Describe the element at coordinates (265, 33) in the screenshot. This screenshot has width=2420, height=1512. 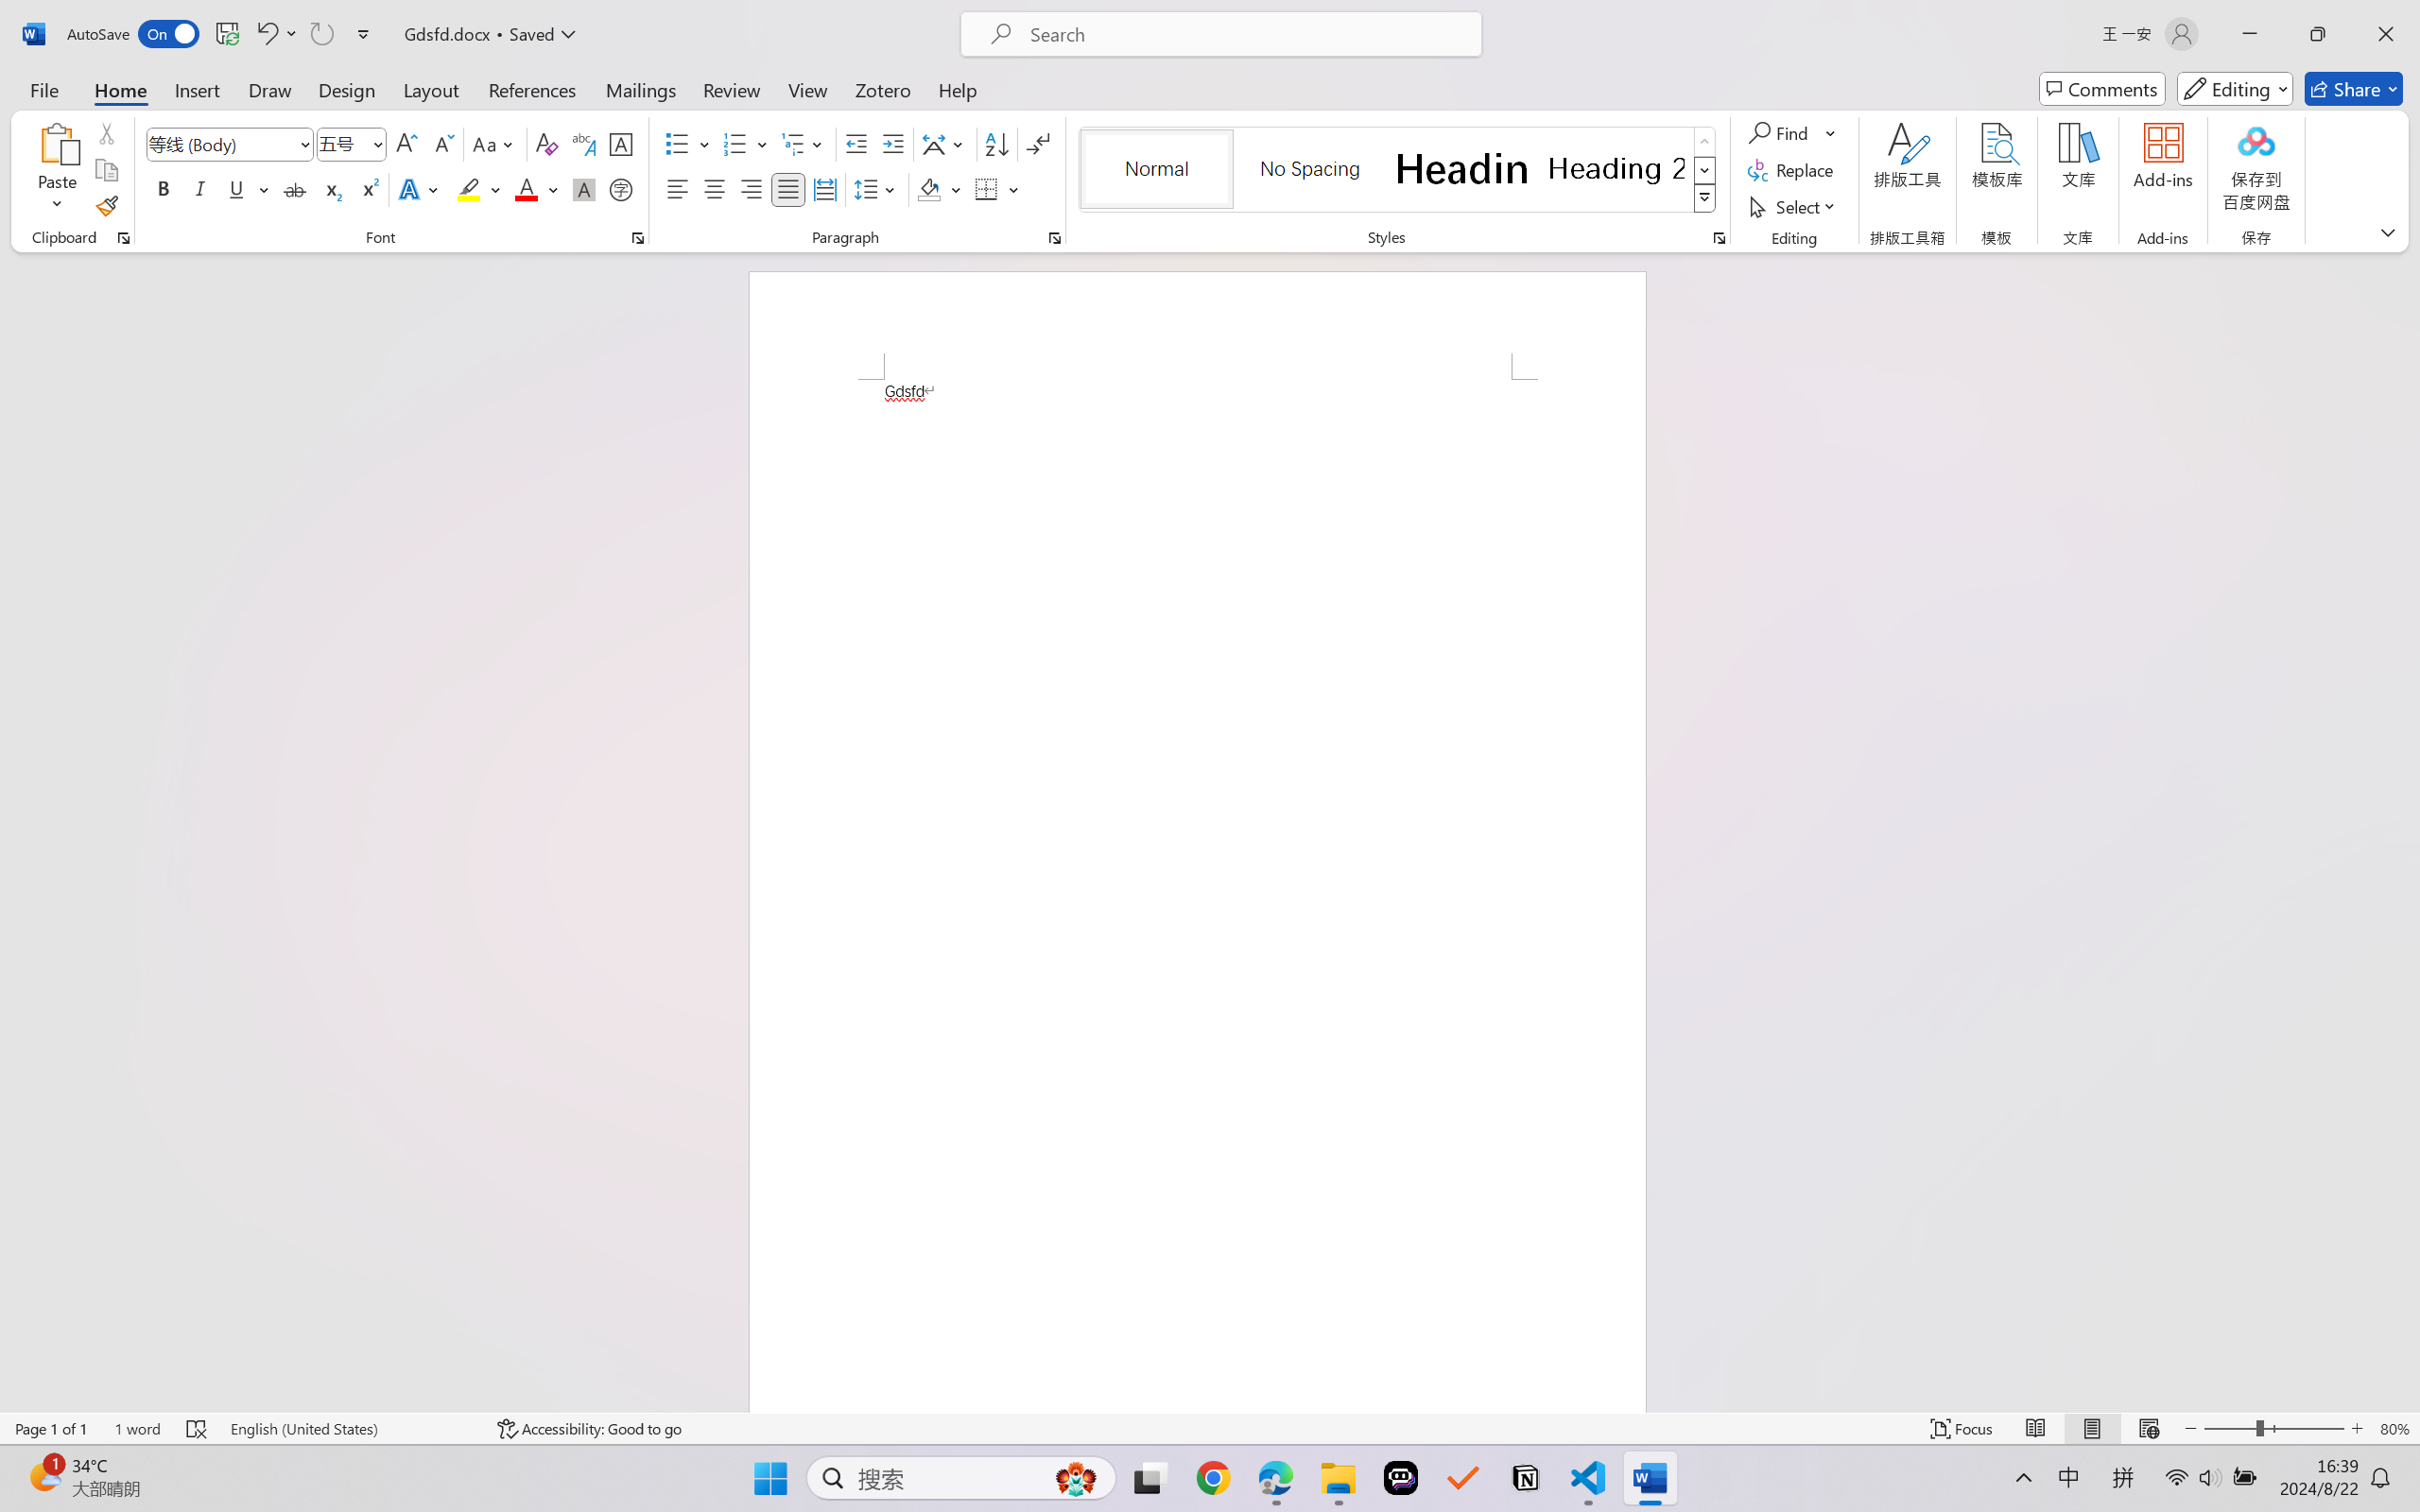
I see `'Undo Apply Quick Style'` at that location.